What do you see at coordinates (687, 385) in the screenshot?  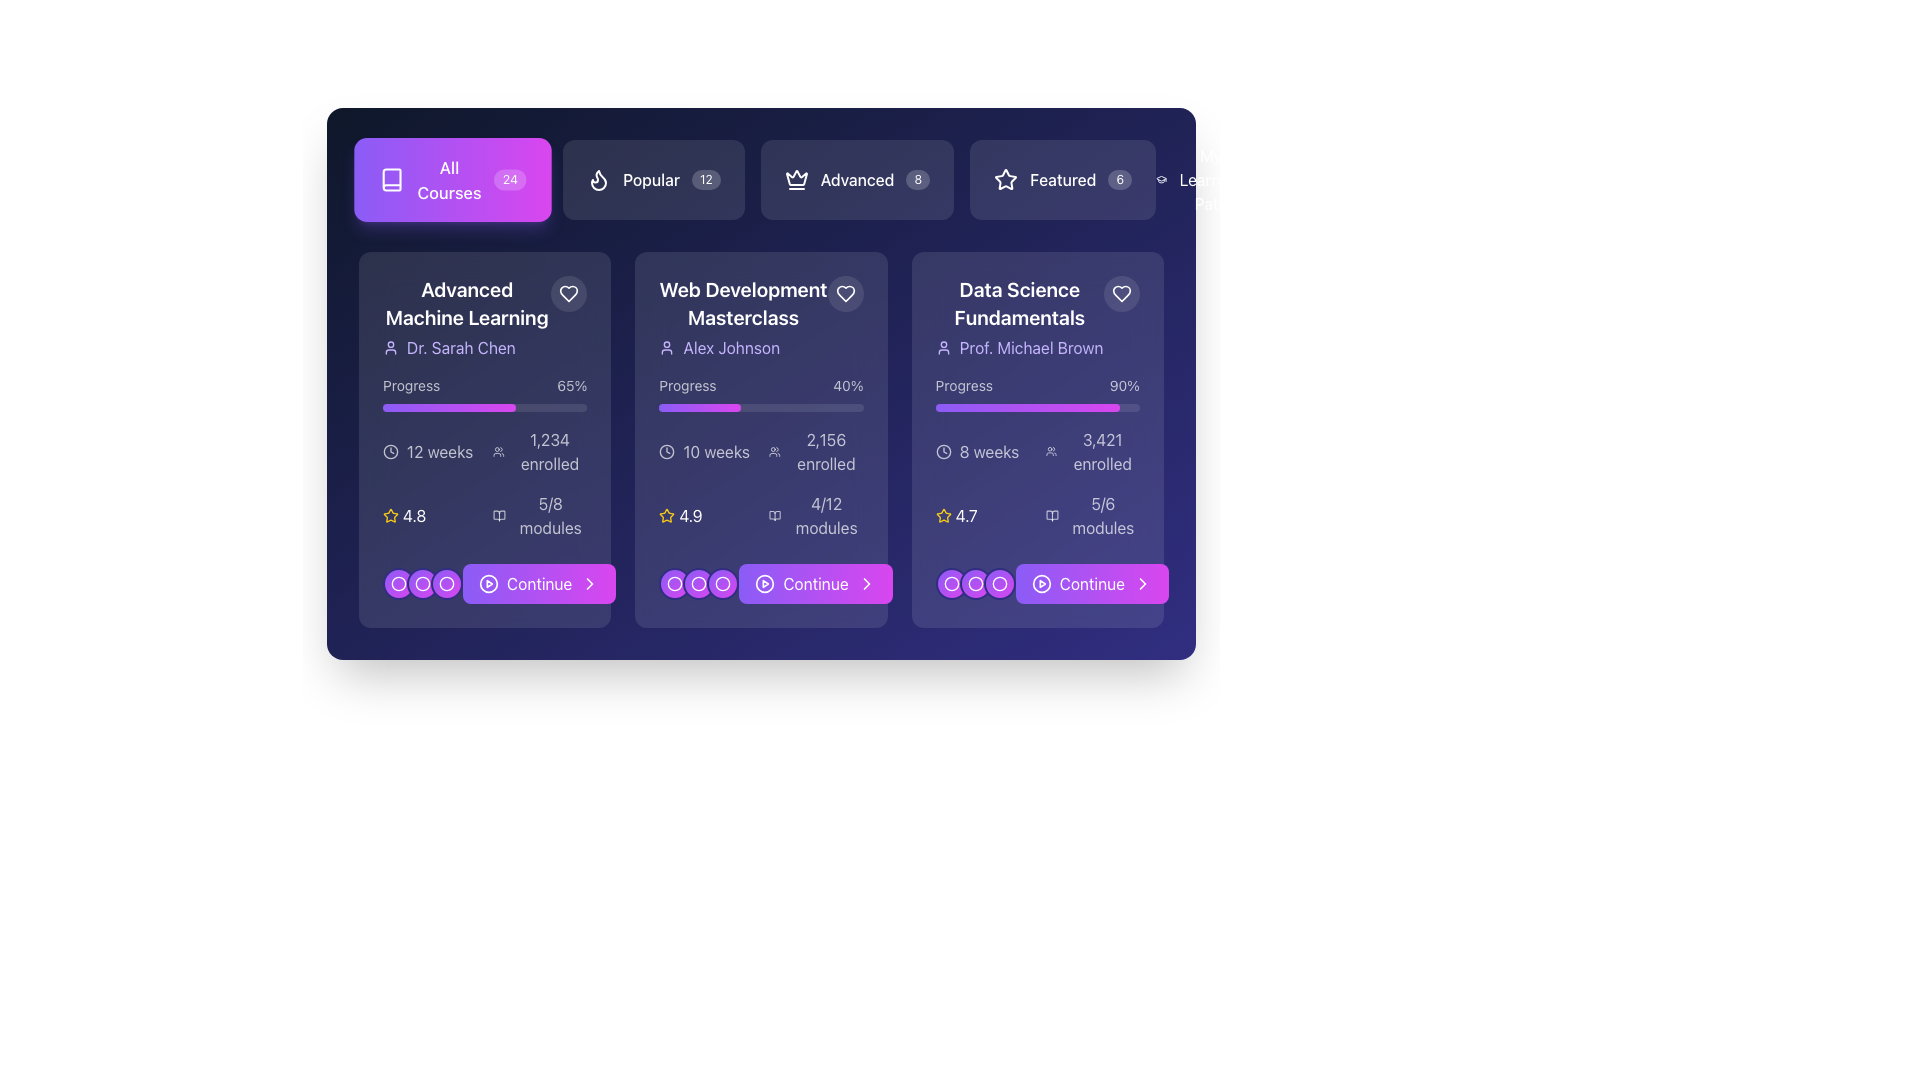 I see `the text label located in the upper section of the second card, directly to the left of the '40%' text, which indicates the progress status` at bounding box center [687, 385].